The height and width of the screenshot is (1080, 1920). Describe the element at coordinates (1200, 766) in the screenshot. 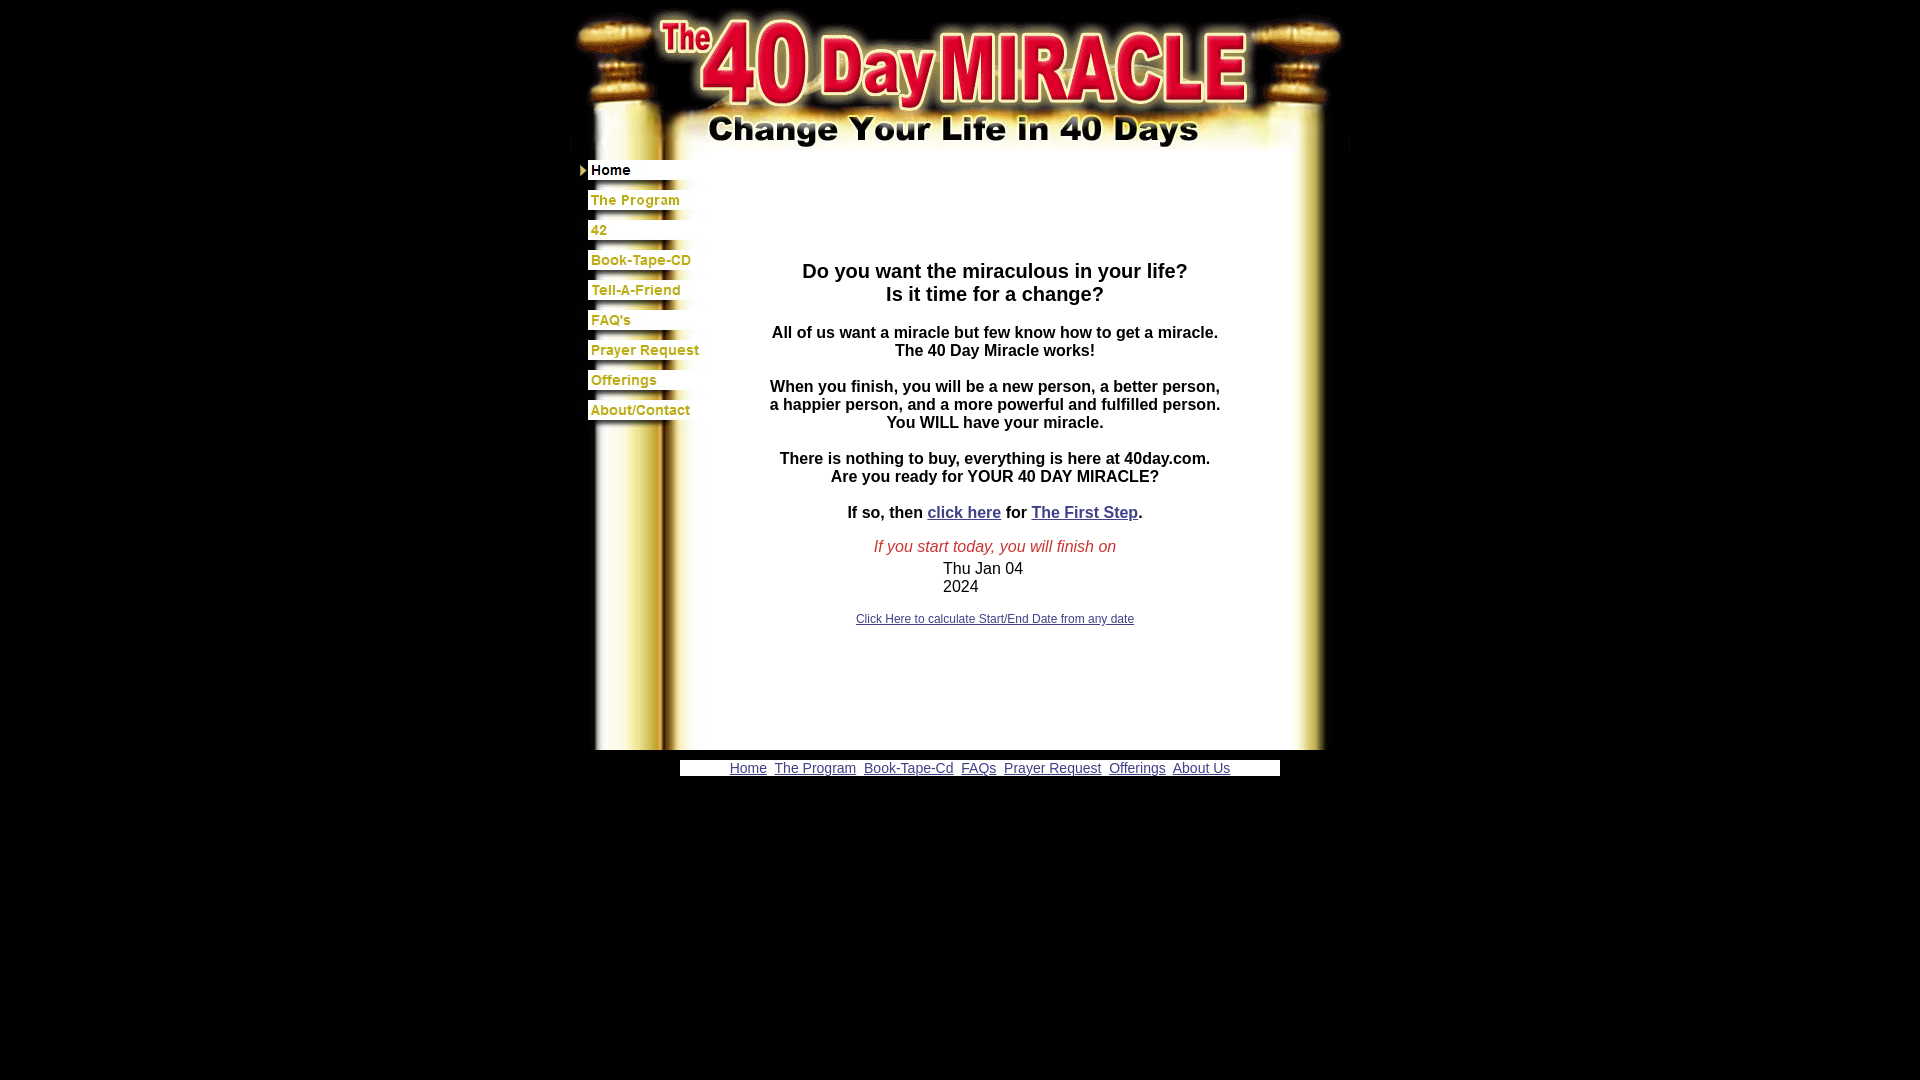

I see `'About Us'` at that location.